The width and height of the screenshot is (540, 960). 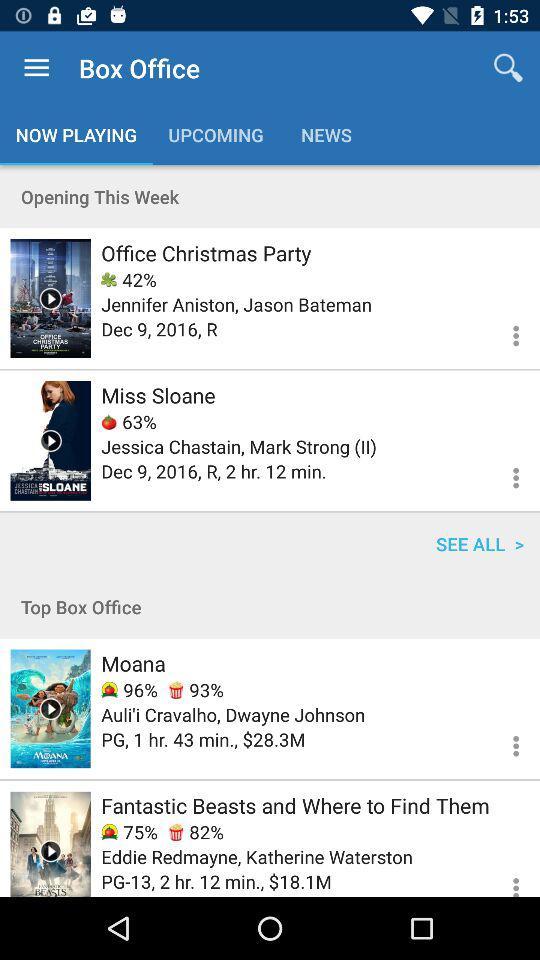 I want to click on item below the top box office icon, so click(x=133, y=663).